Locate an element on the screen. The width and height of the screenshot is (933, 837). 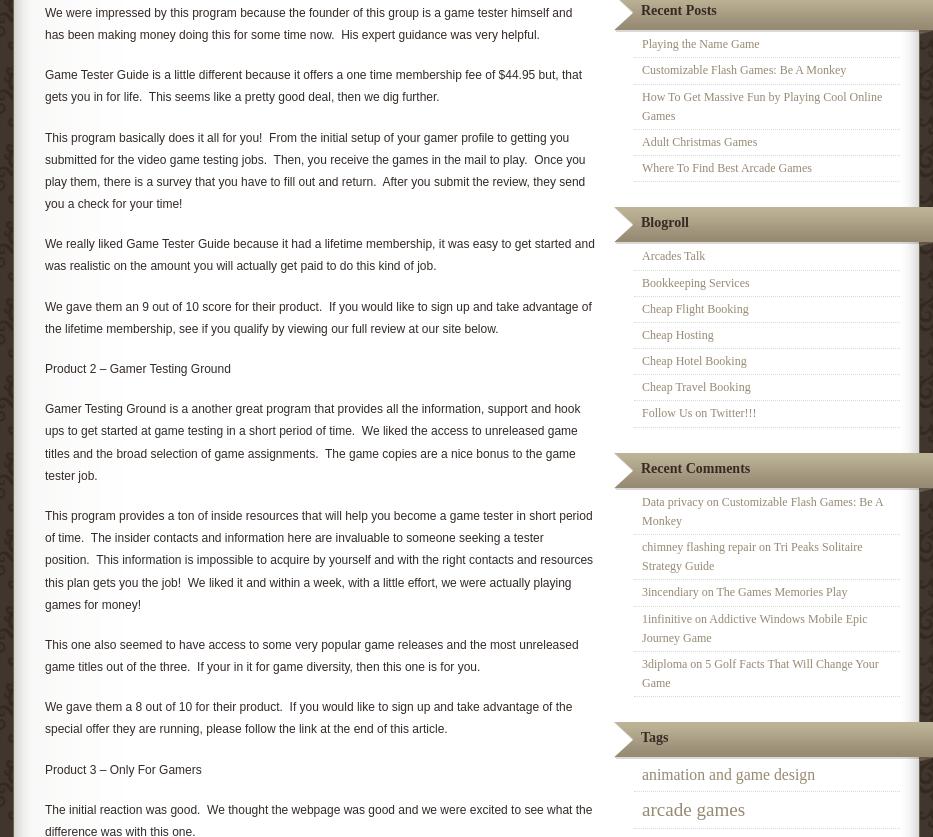
'Adult Christmas Games' is located at coordinates (699, 140).